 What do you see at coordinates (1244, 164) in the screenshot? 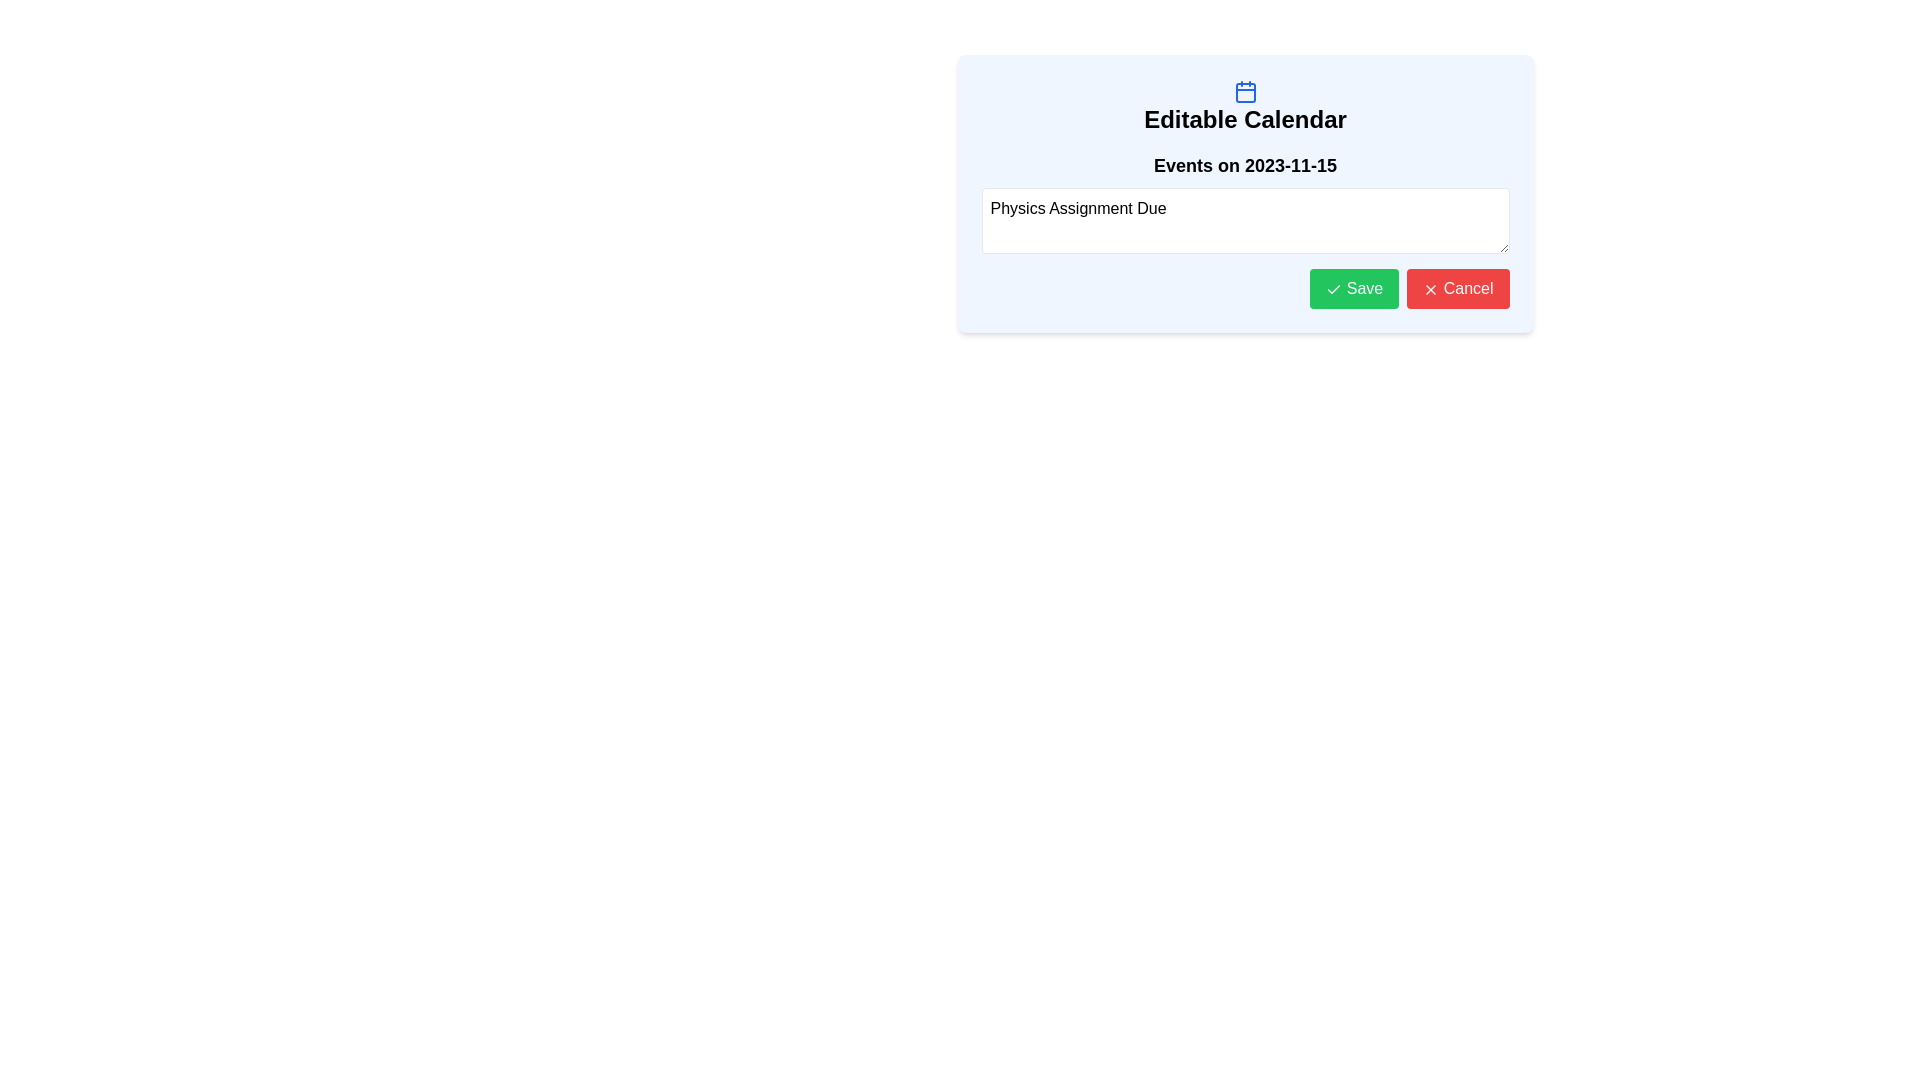
I see `text from the heading label that displays the date of the events in the Editable Calendar interface, located above the input field for 'Physics Assignment Due'` at bounding box center [1244, 164].